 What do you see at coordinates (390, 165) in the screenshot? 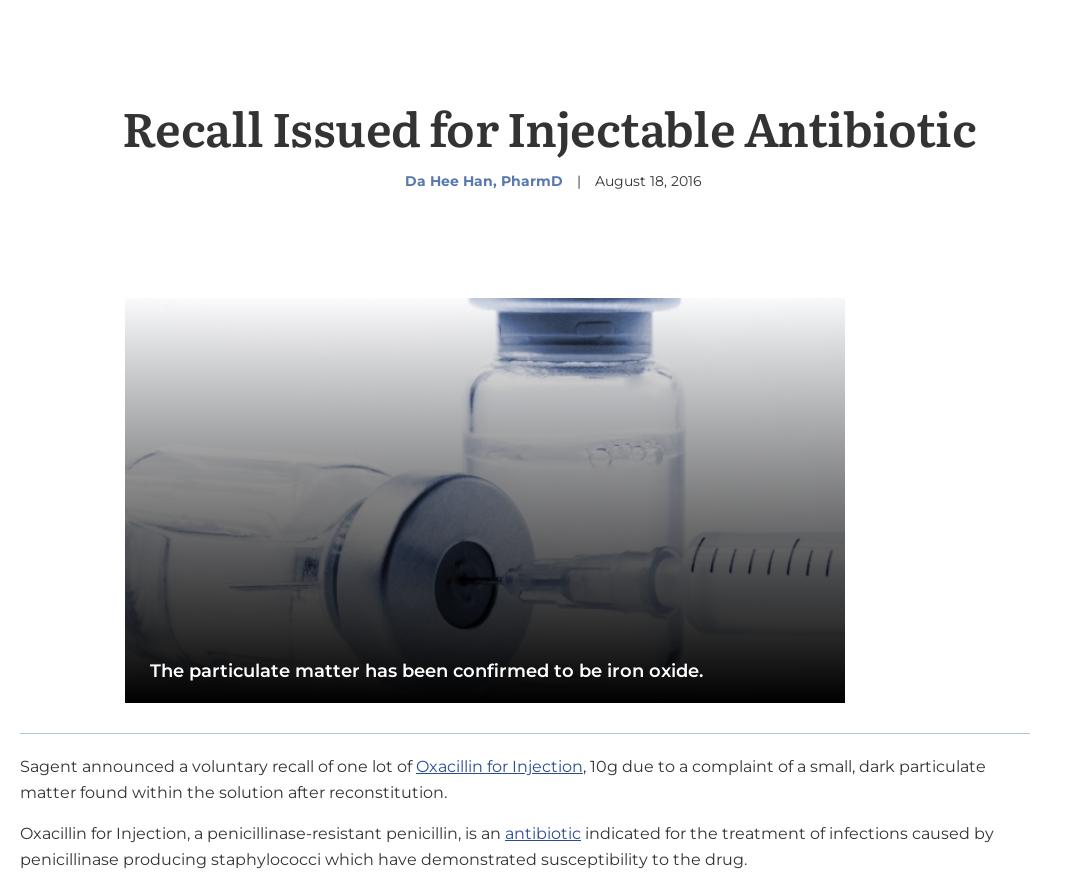
I see `'Haymarket Medical Network'` at bounding box center [390, 165].